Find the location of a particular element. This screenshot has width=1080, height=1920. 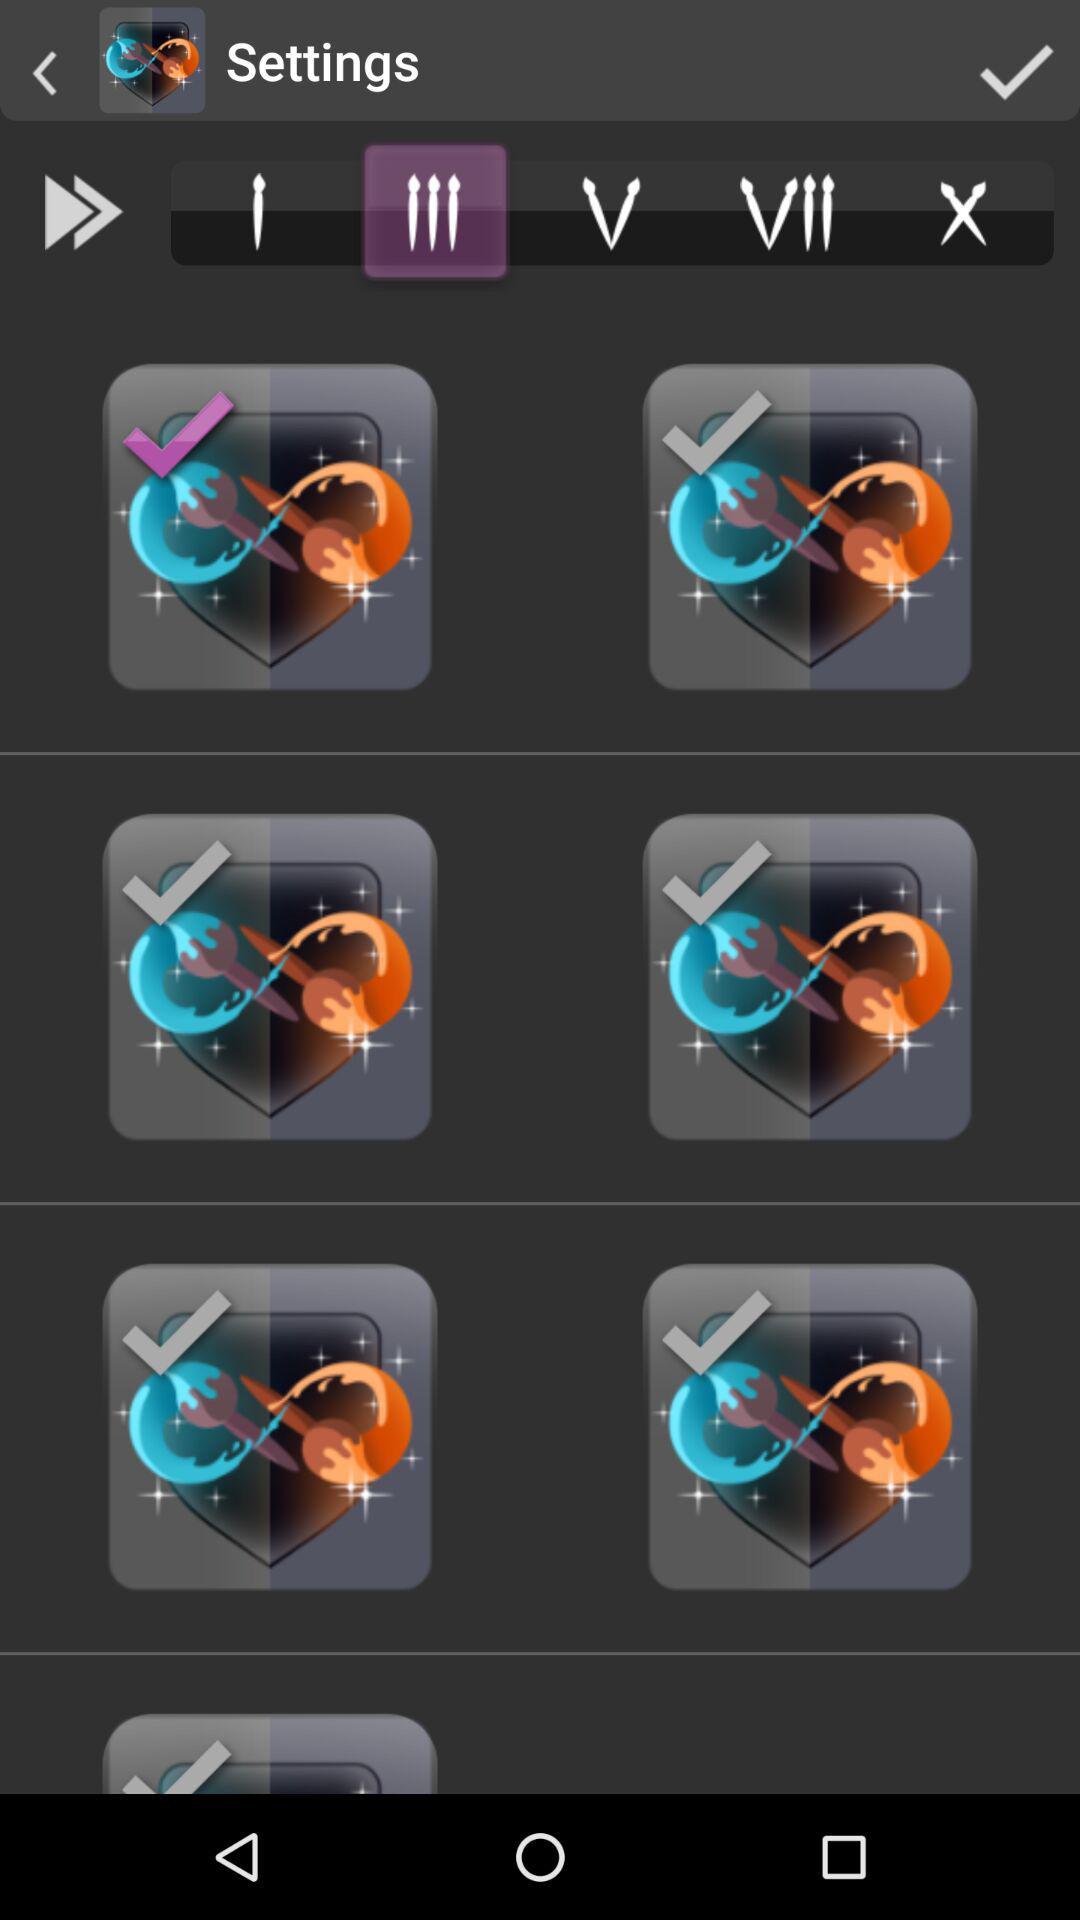

i is located at coordinates (258, 212).